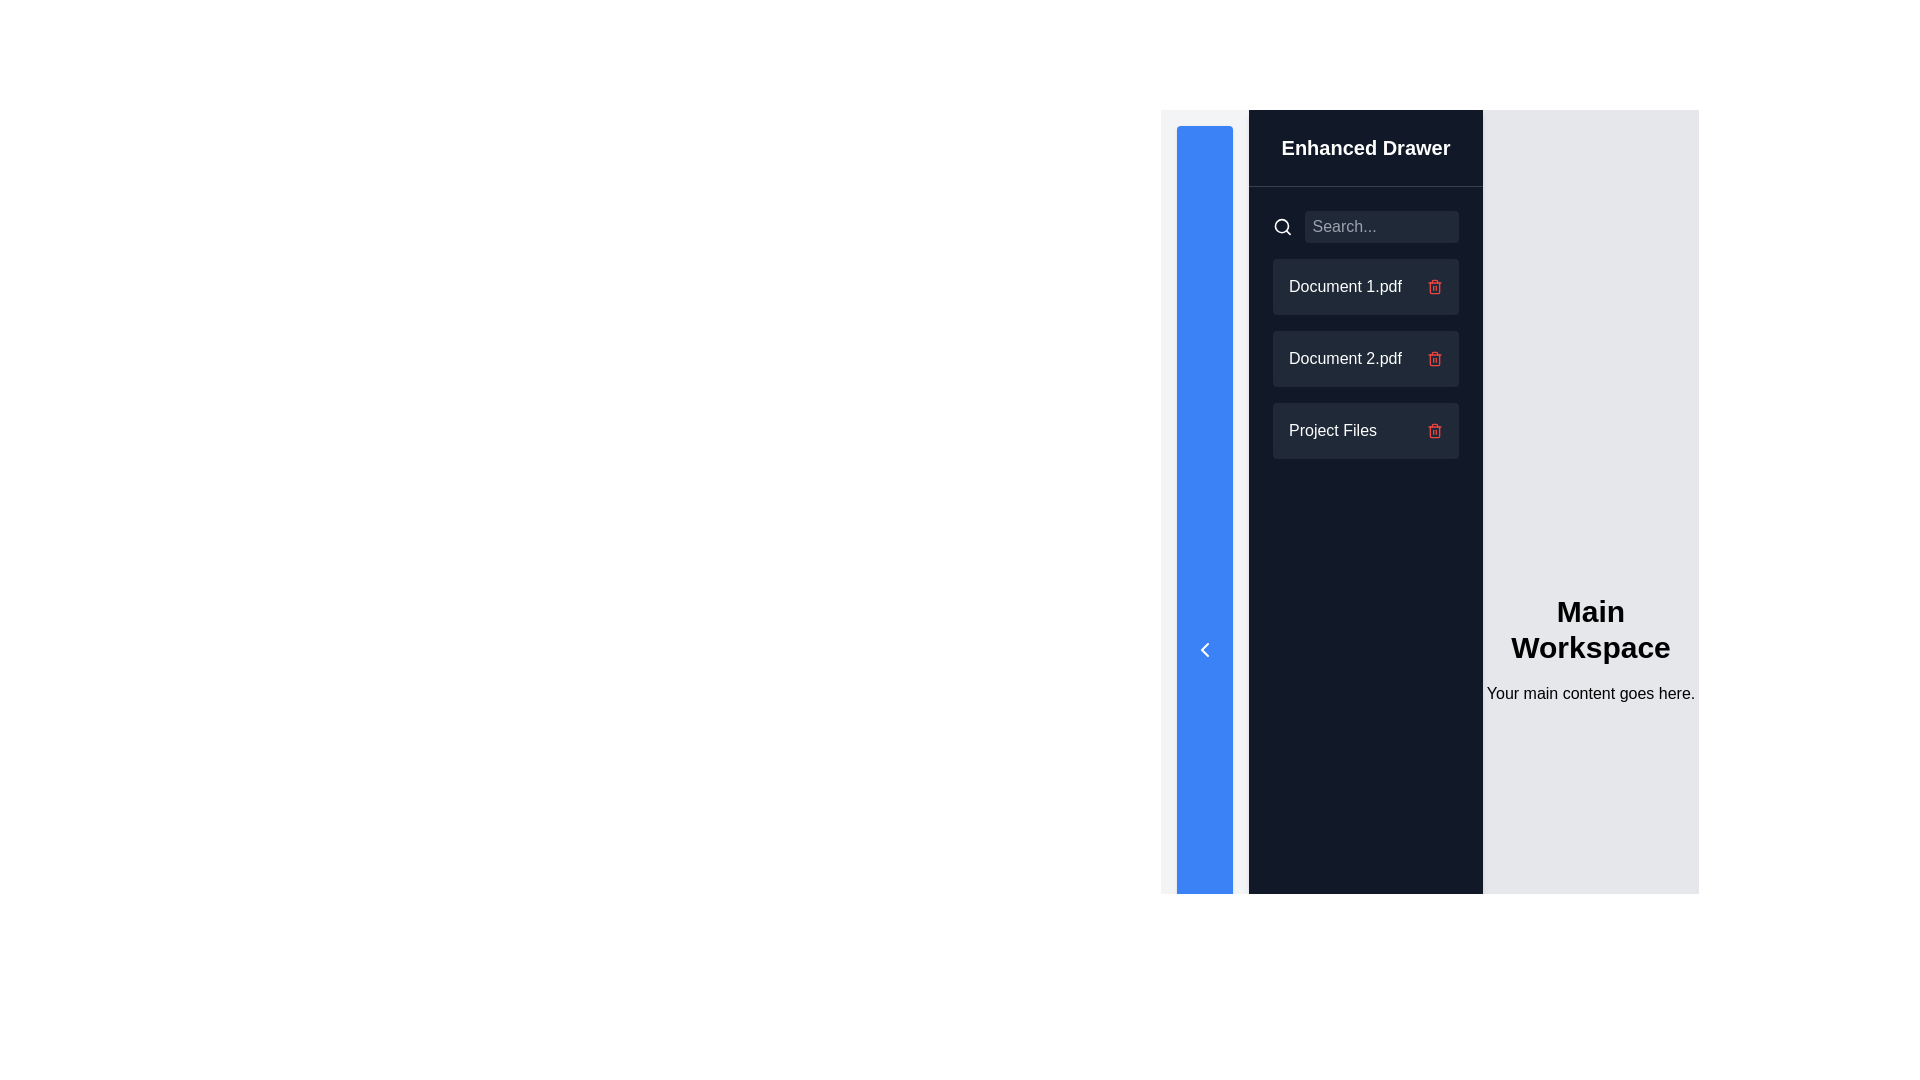  Describe the element at coordinates (1203, 650) in the screenshot. I see `the navigation indicator icon located in the center of the vertical blue sidebar on the left side of the interface for accessibility purposes` at that location.